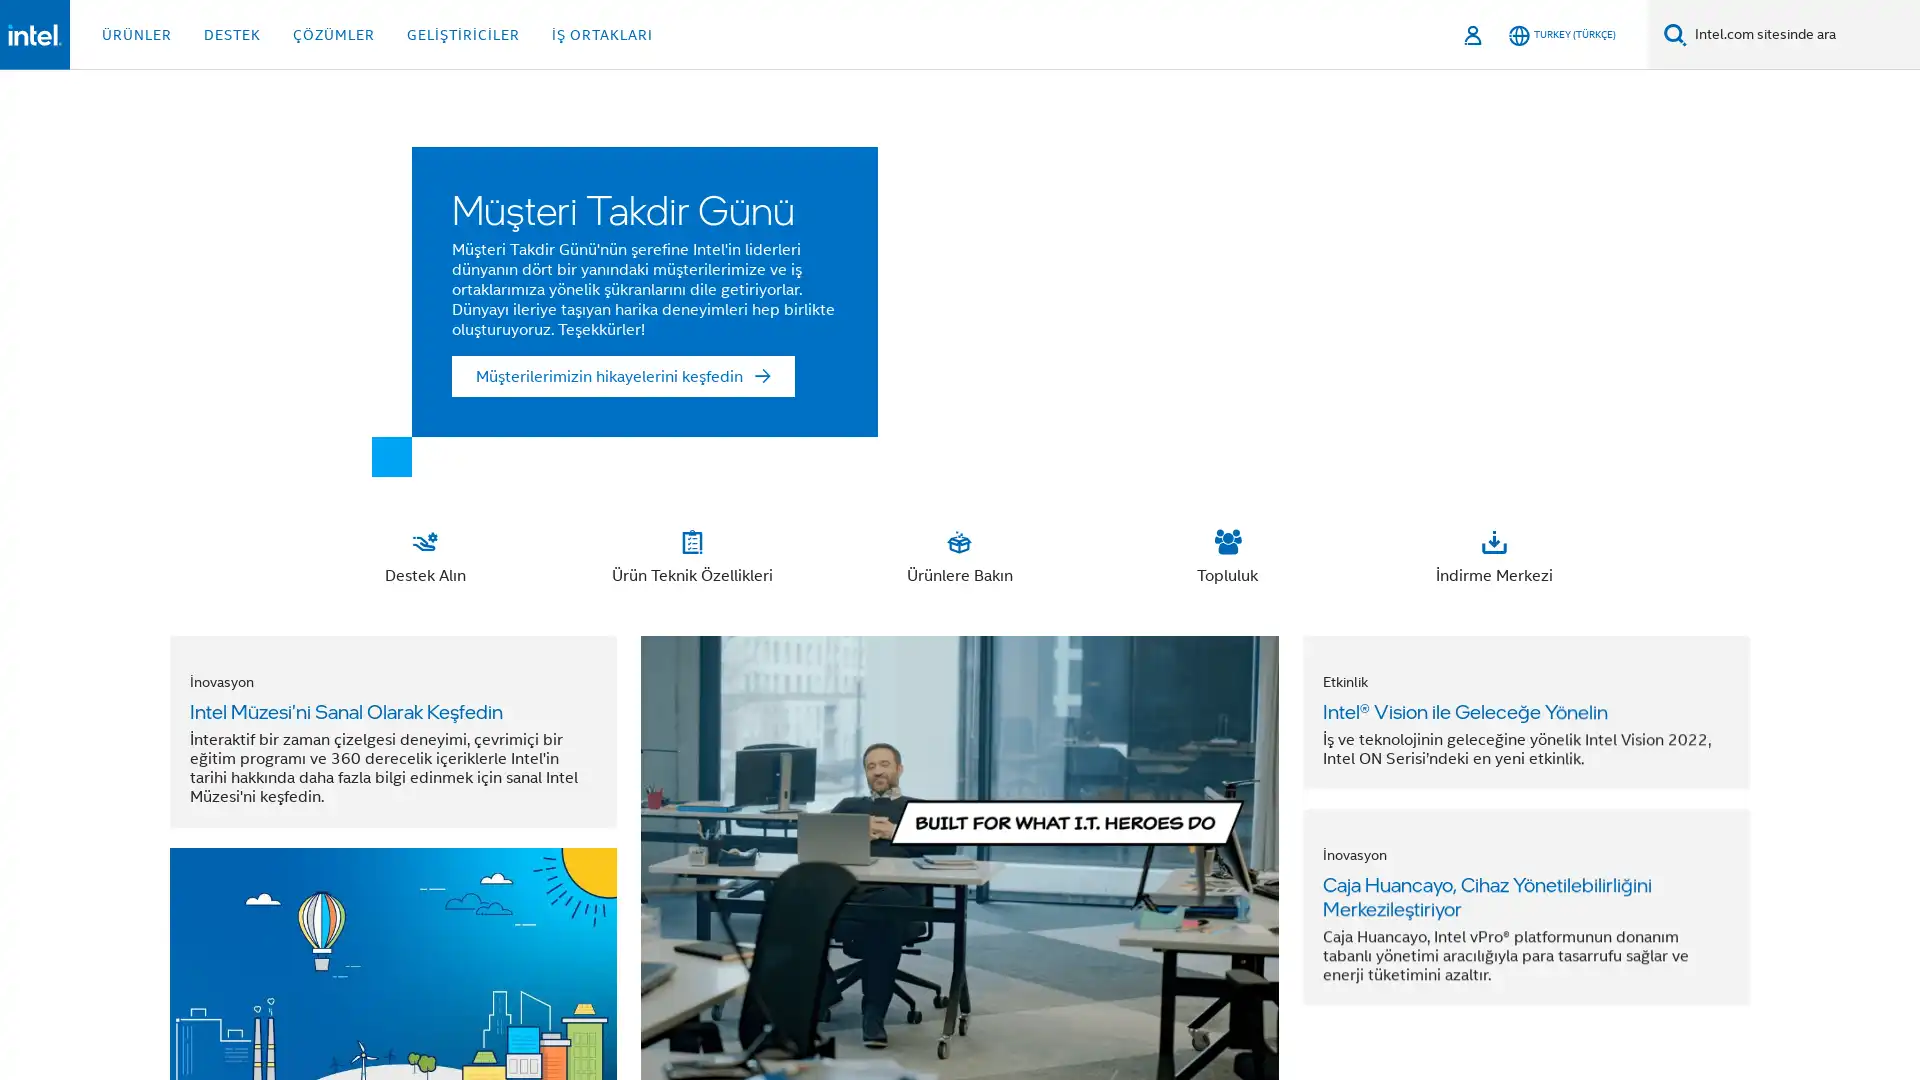 The width and height of the screenshot is (1920, 1080). What do you see at coordinates (1561, 34) in the screenshot?
I see `Turkey (Turkce)` at bounding box center [1561, 34].